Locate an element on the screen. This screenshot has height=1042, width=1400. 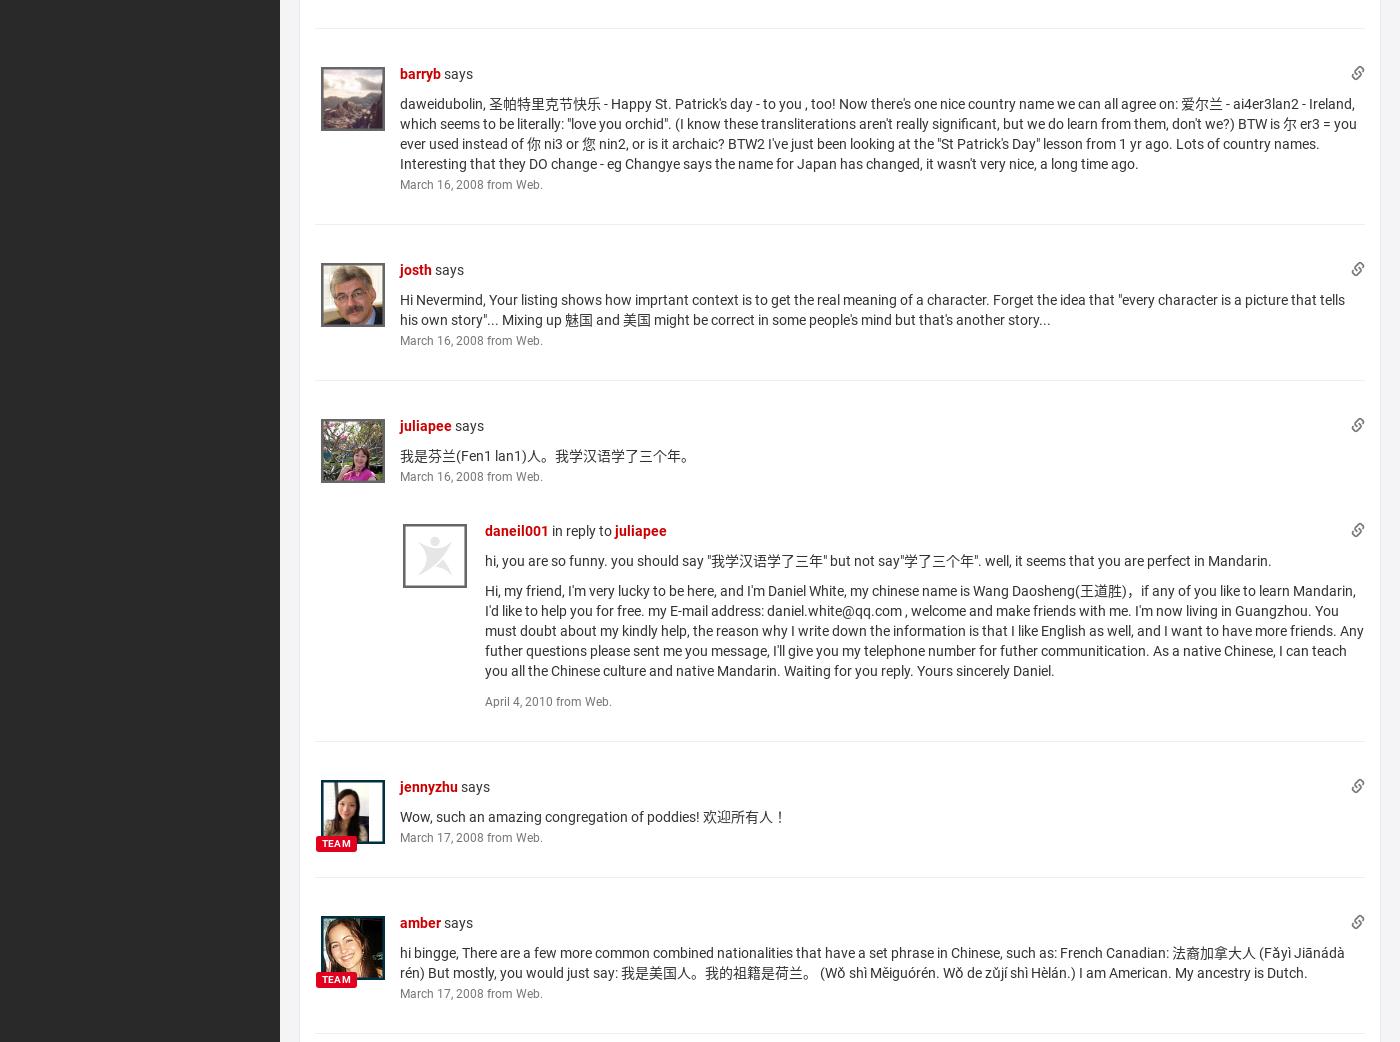
'jennyzhu' is located at coordinates (428, 785).